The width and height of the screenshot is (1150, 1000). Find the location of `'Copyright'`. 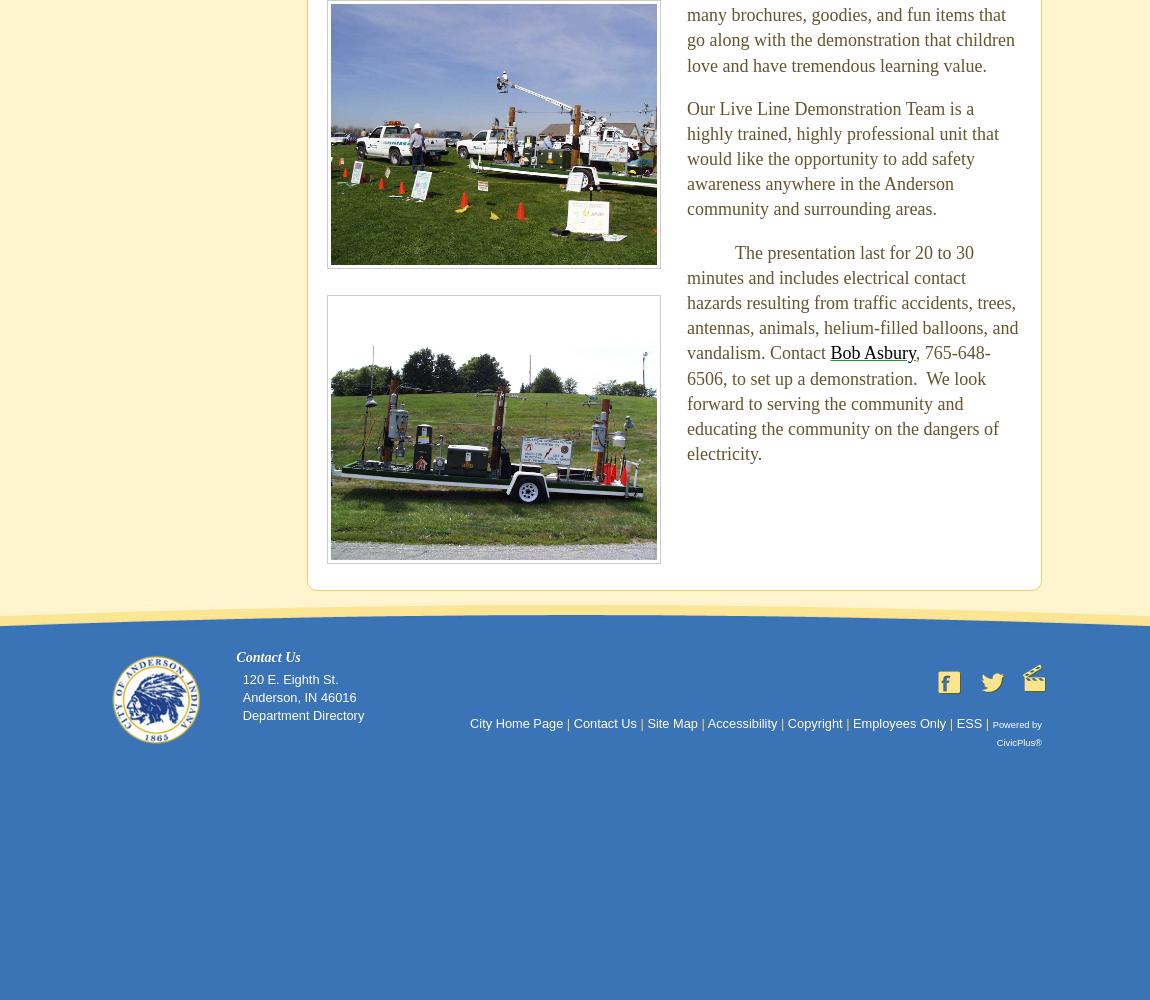

'Copyright' is located at coordinates (813, 722).